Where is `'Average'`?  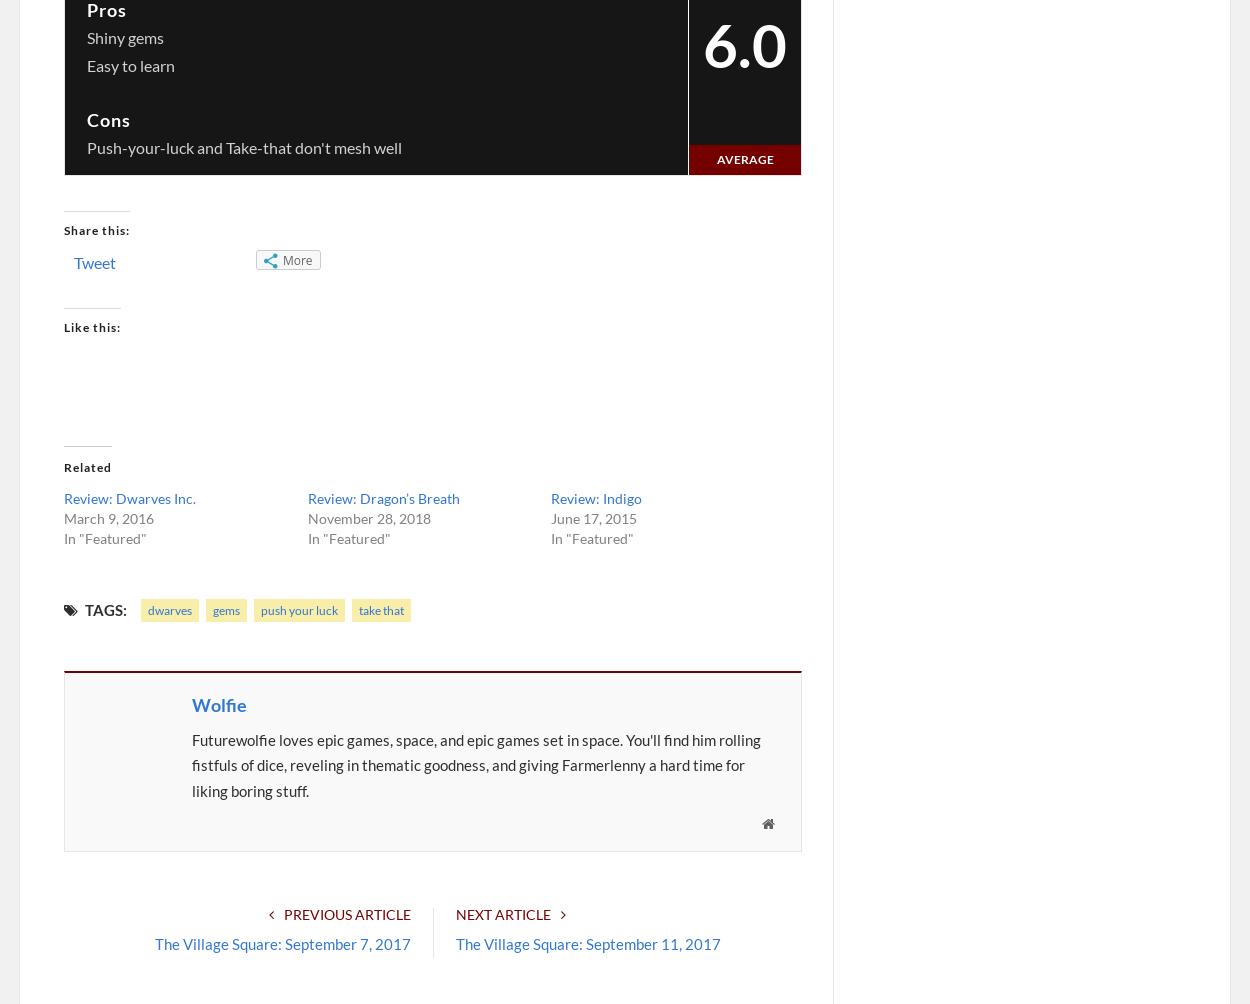 'Average' is located at coordinates (743, 158).